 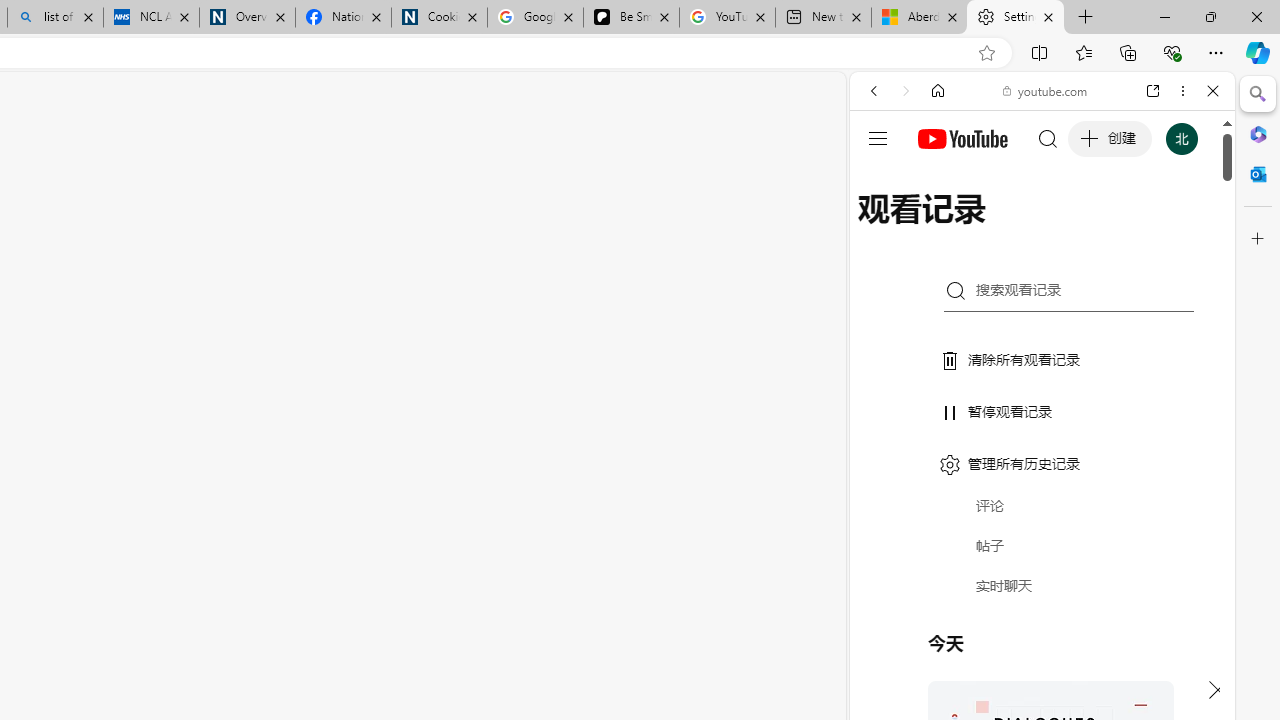 I want to click on 'Music', so click(x=1041, y=543).